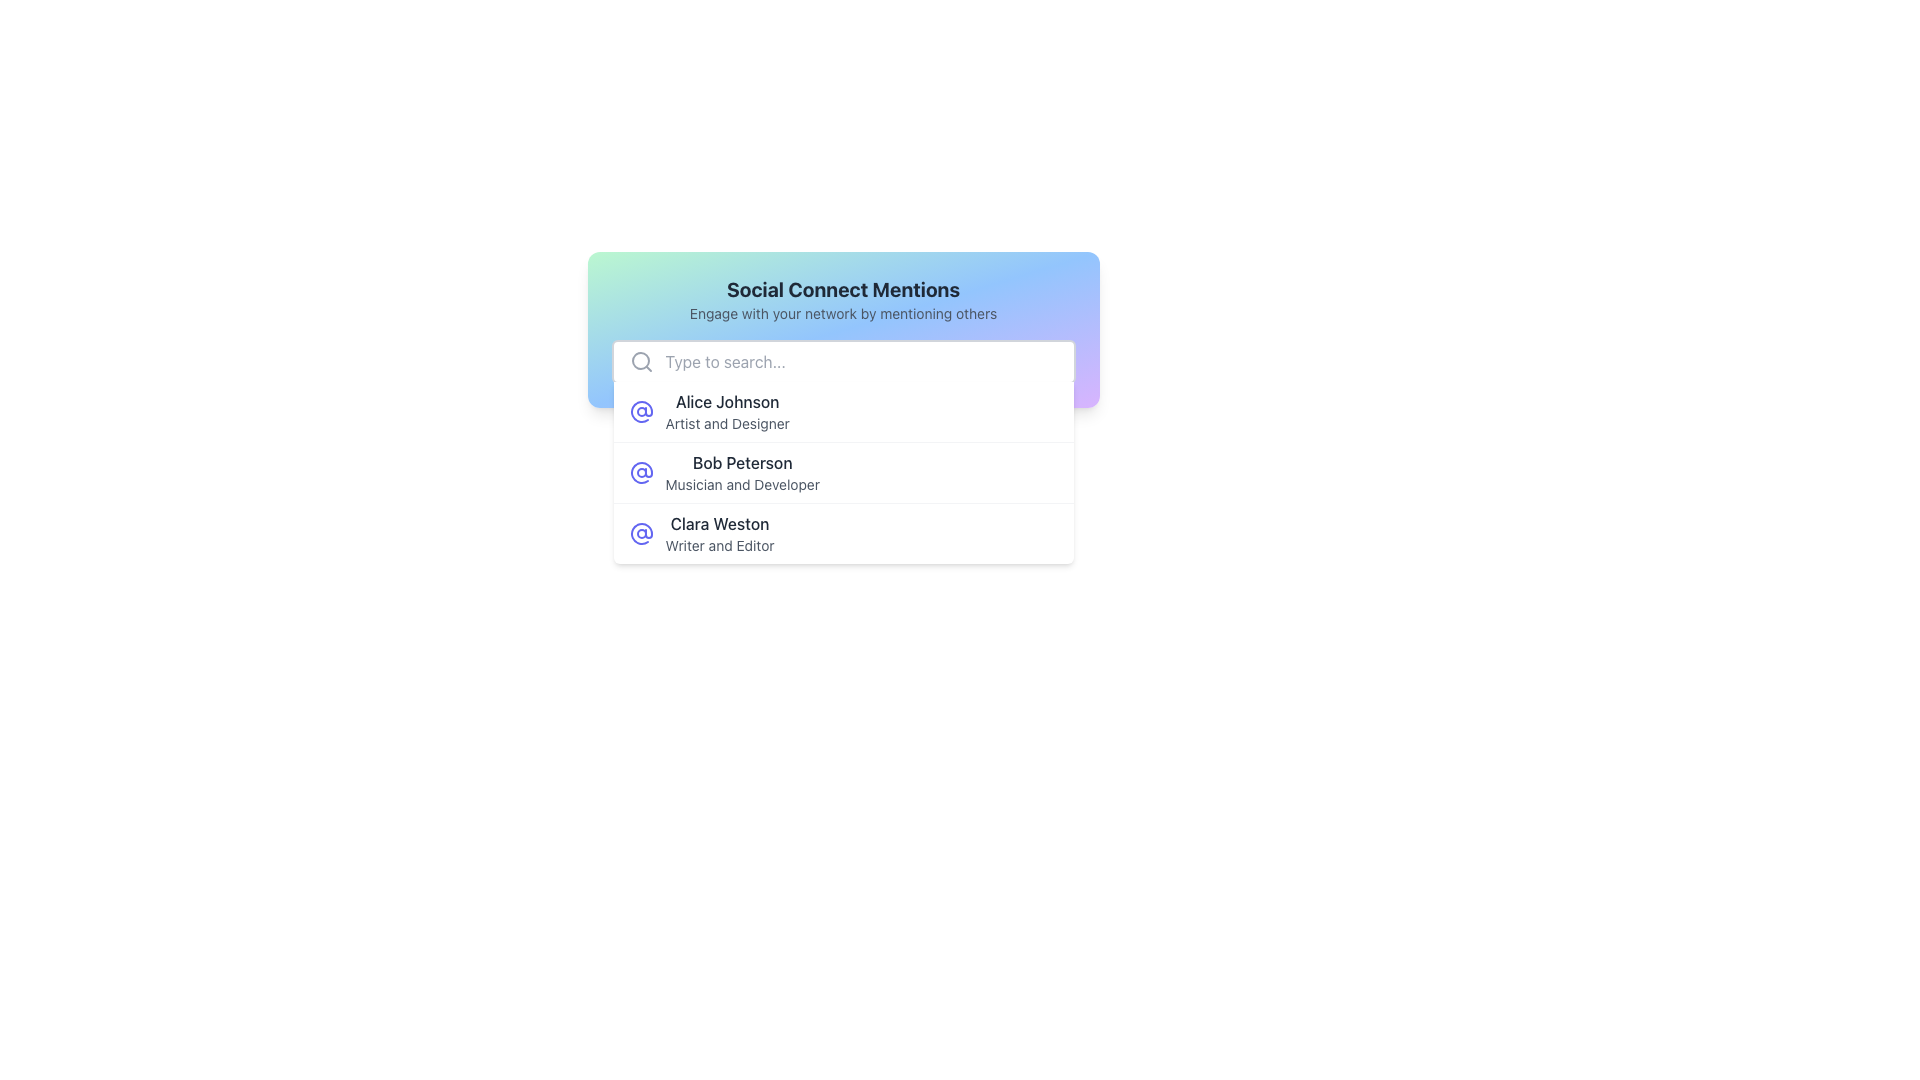 This screenshot has height=1080, width=1920. What do you see at coordinates (641, 532) in the screenshot?
I see `the indigo '@' icon positioned before the text 'Clara Weston Writer and Editor' in the third list item of the dropdown menu` at bounding box center [641, 532].